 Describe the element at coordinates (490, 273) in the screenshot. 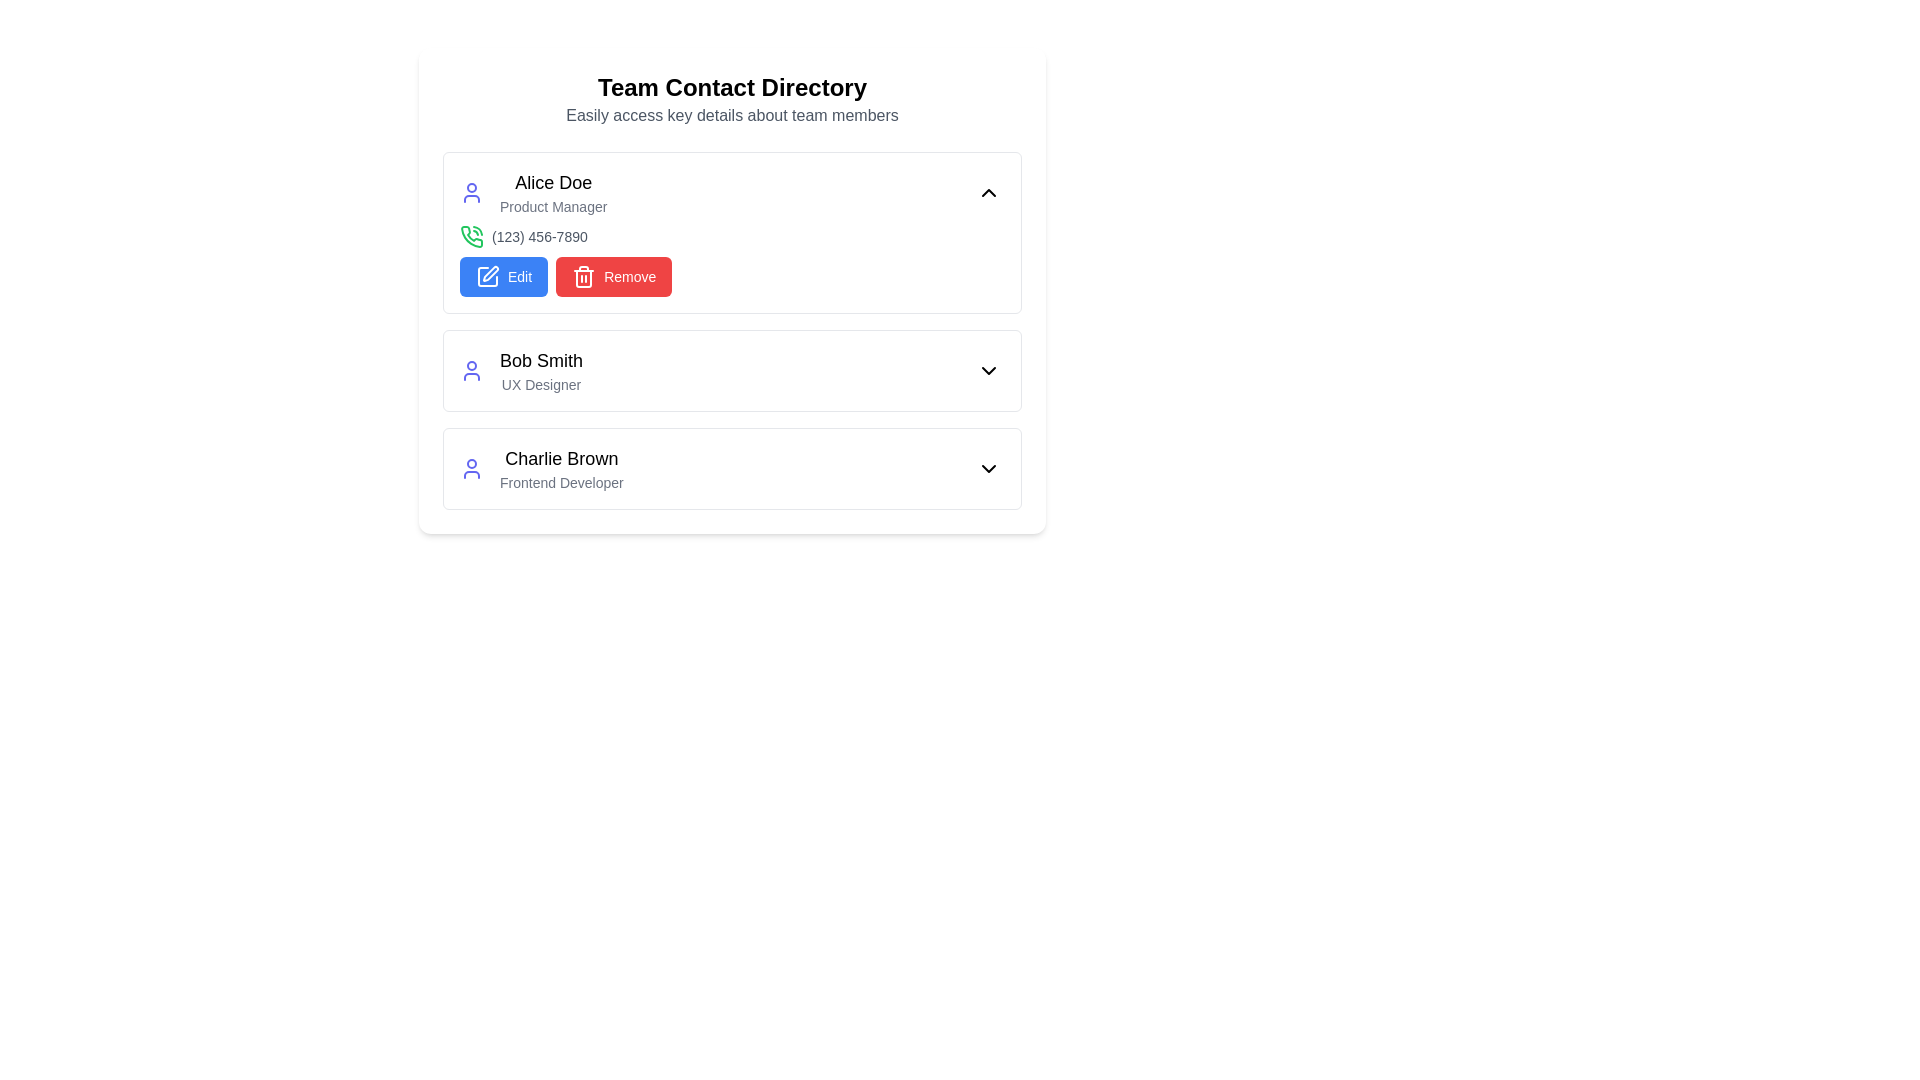

I see `the non-interactive graphical icon located in the top-left corner of the card labeled 'Alice Doe' in the 'Team Contact Directory' to indicate an editable state or functionality` at that location.